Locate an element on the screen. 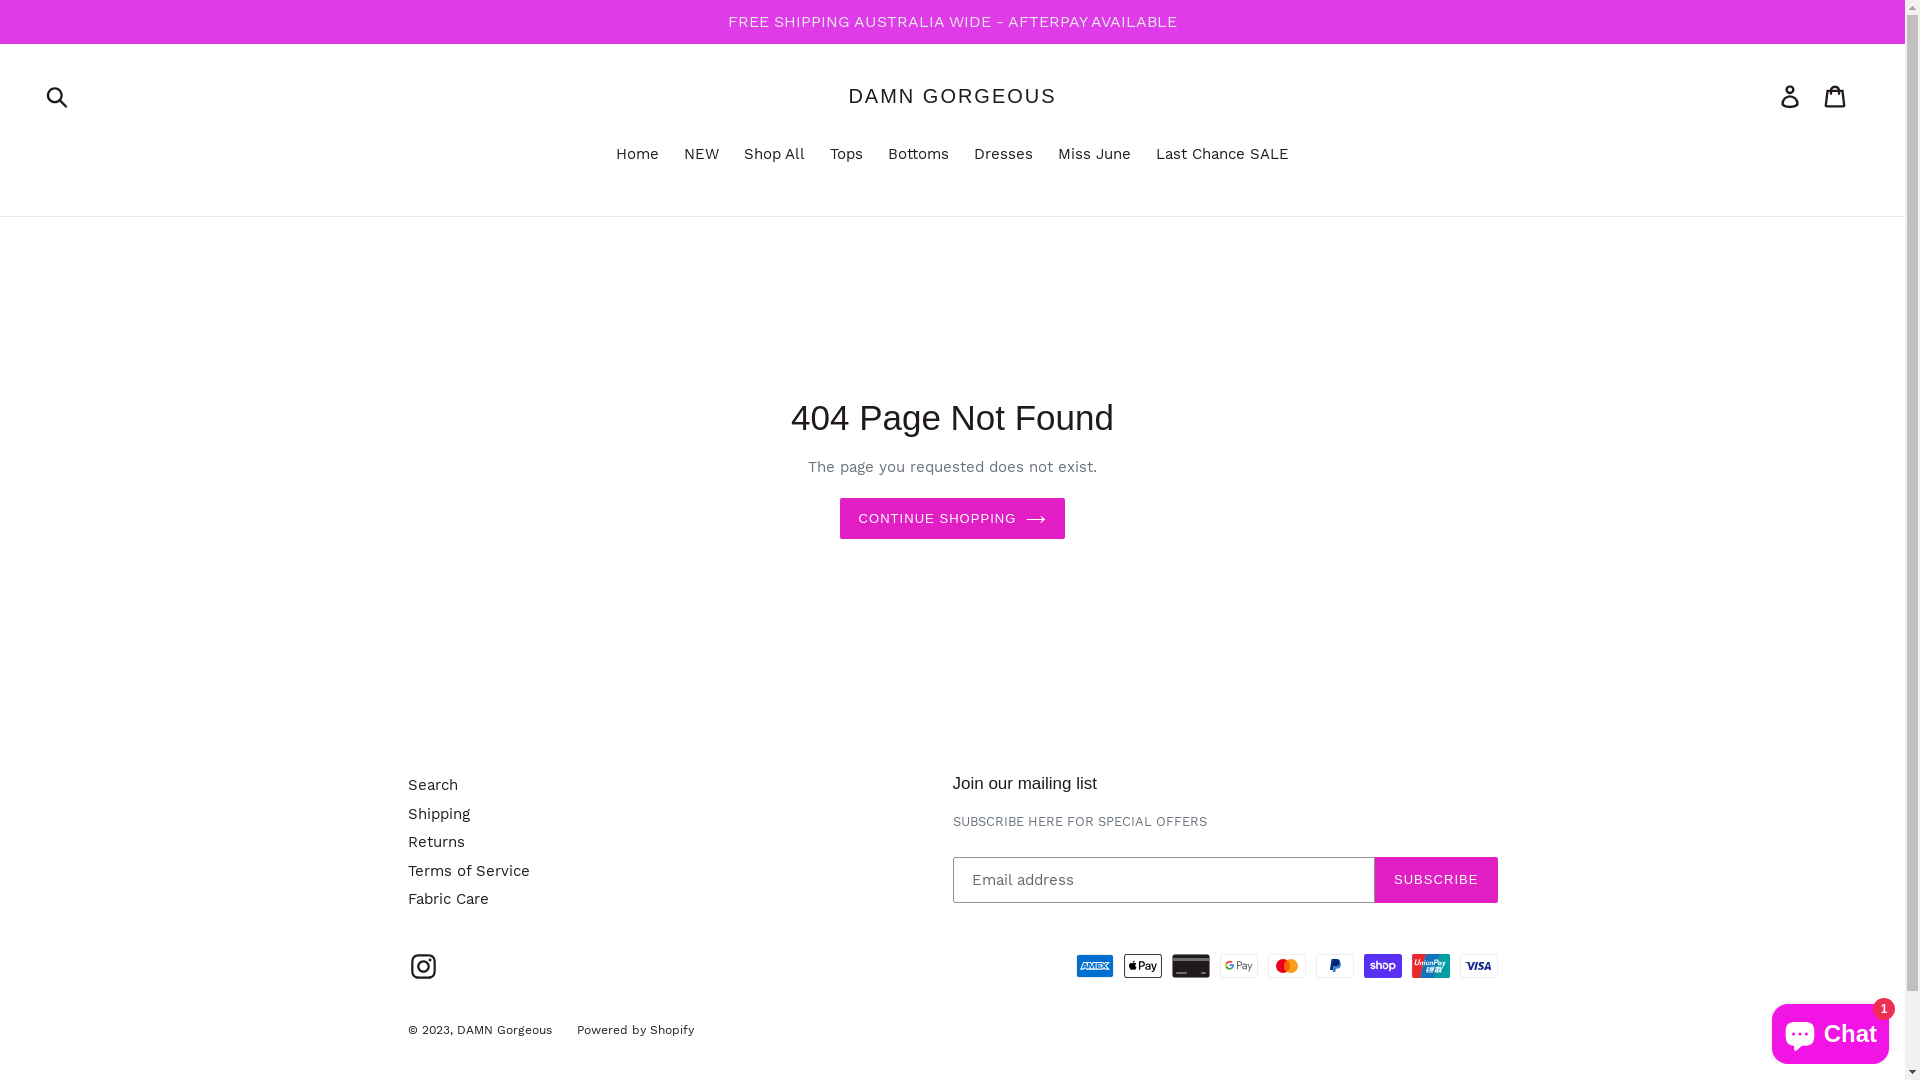  'Tops' is located at coordinates (820, 154).